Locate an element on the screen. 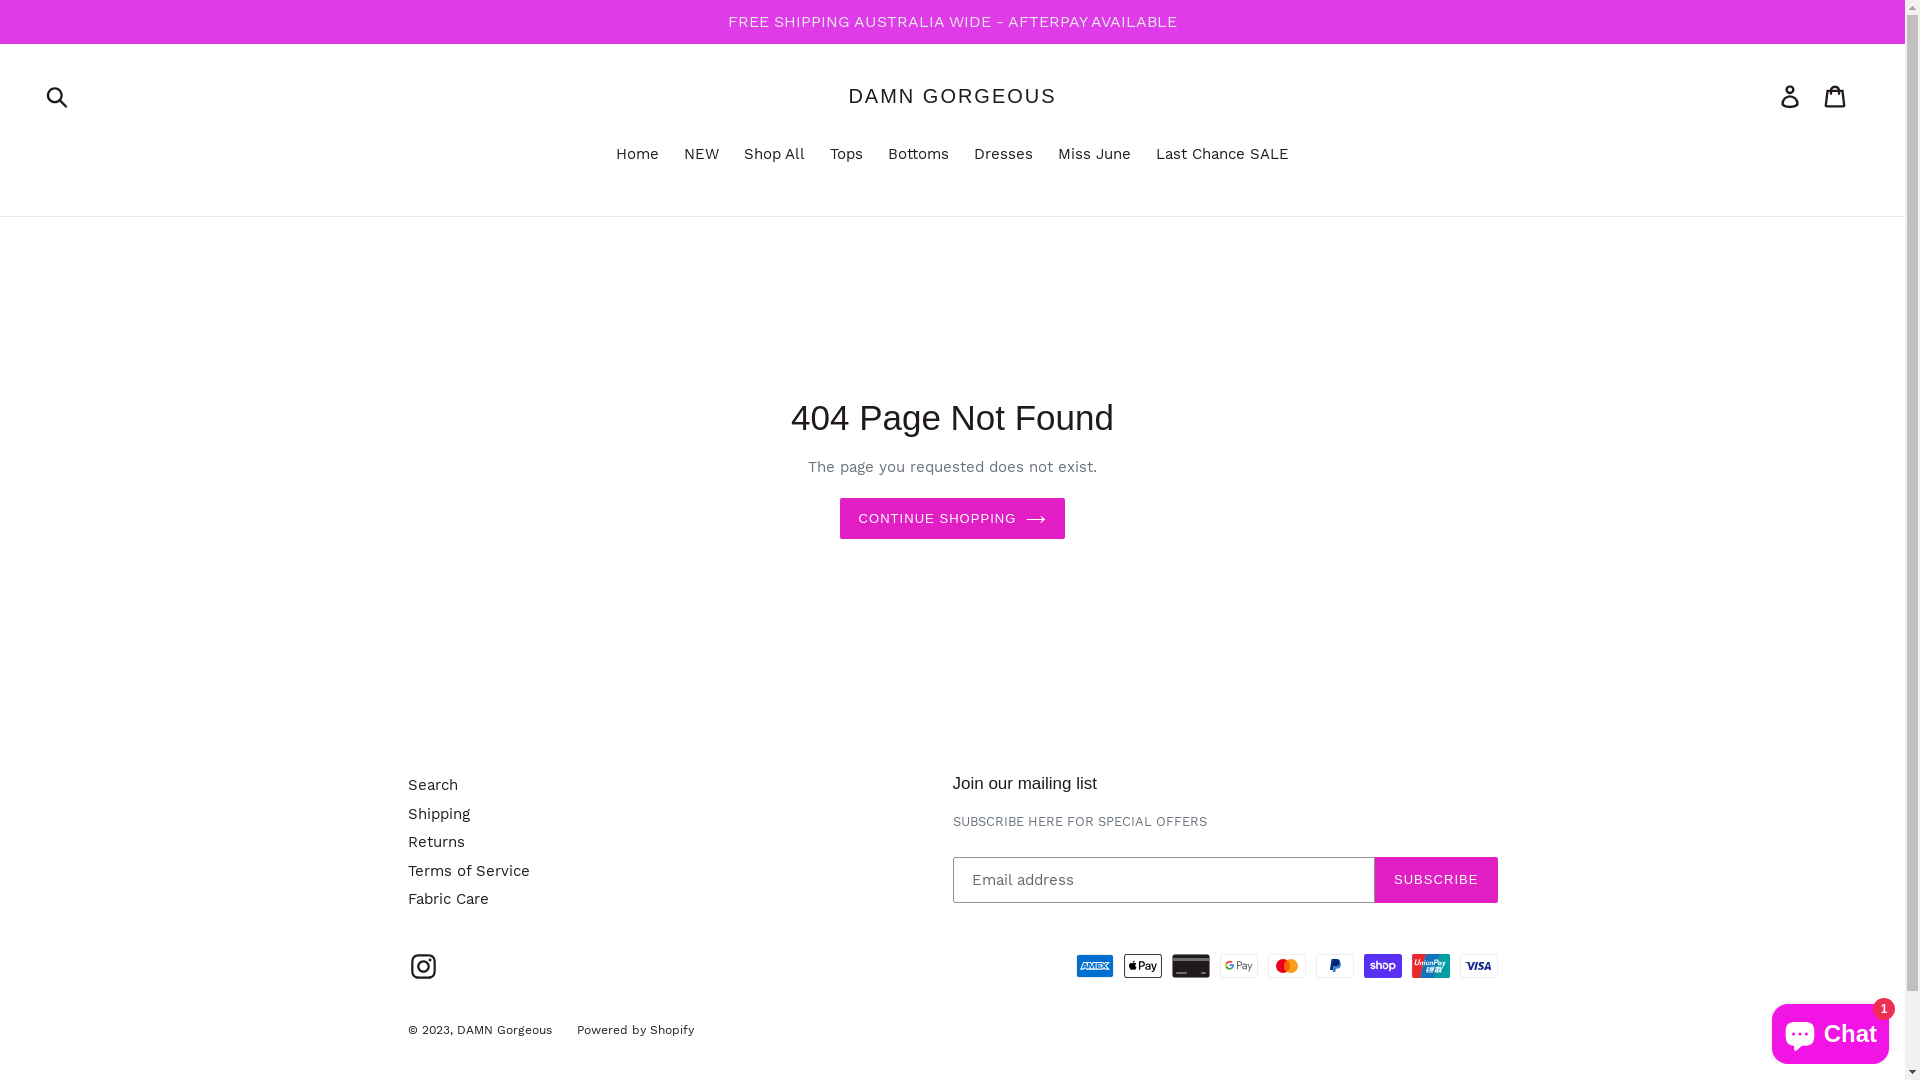  'Tops' is located at coordinates (820, 154).